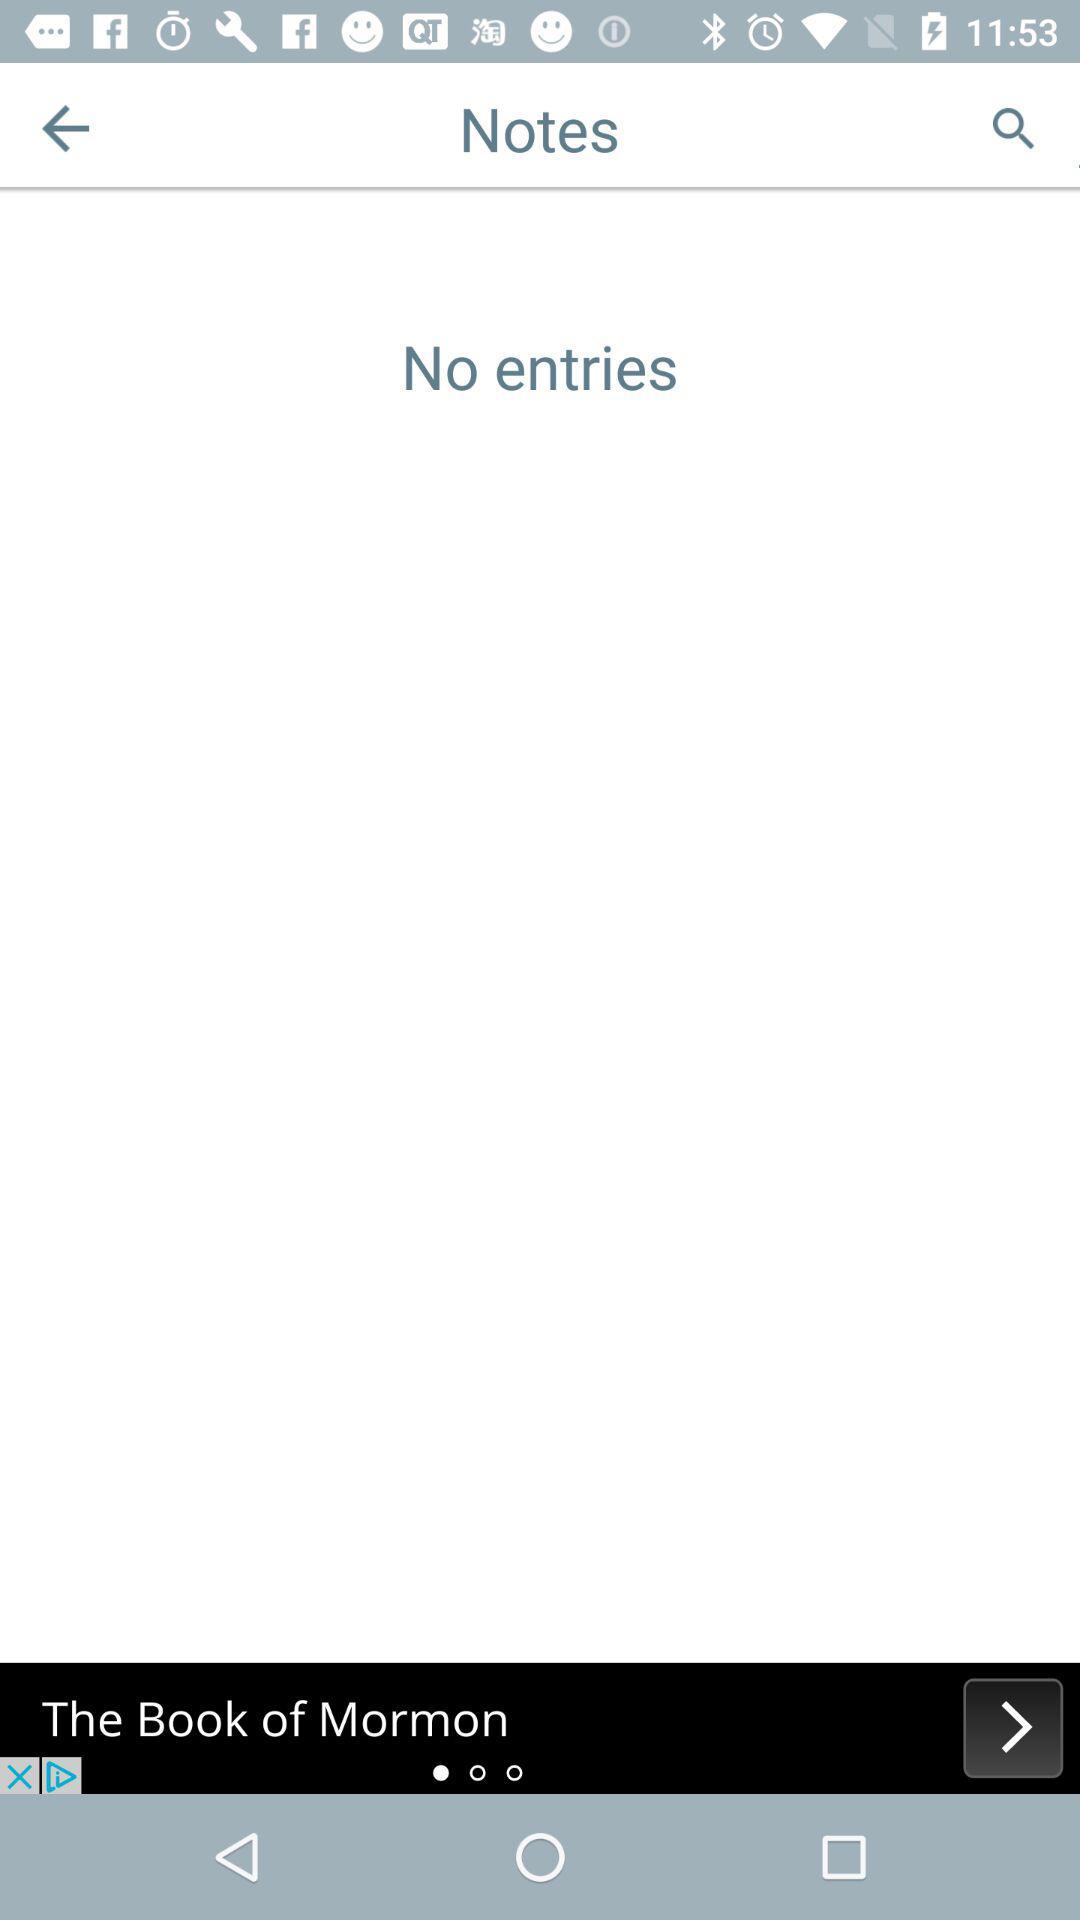 This screenshot has width=1080, height=1920. Describe the element at coordinates (1013, 127) in the screenshot. I see `for the search option` at that location.